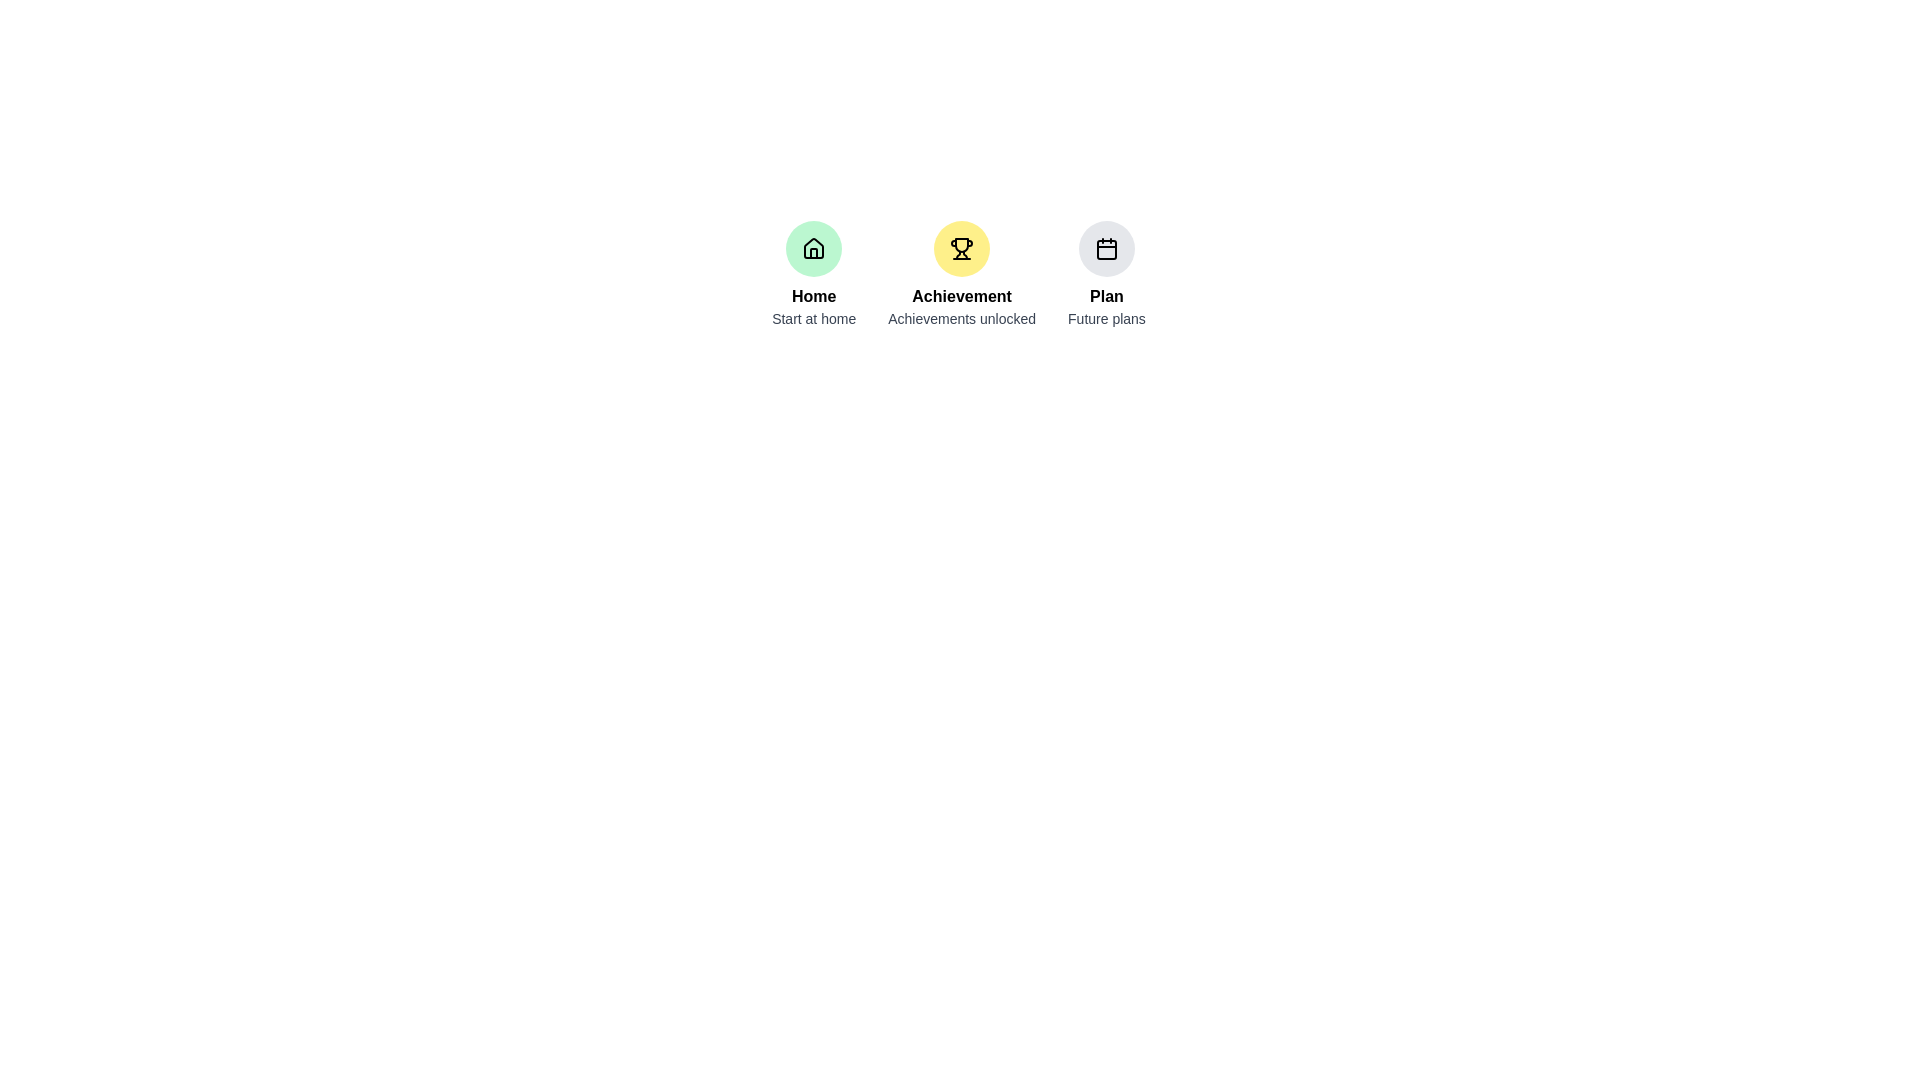  I want to click on the third navigational item with an icon and text, located to the right of the 'Achievement' section and below the calendar icon, so click(1105, 274).